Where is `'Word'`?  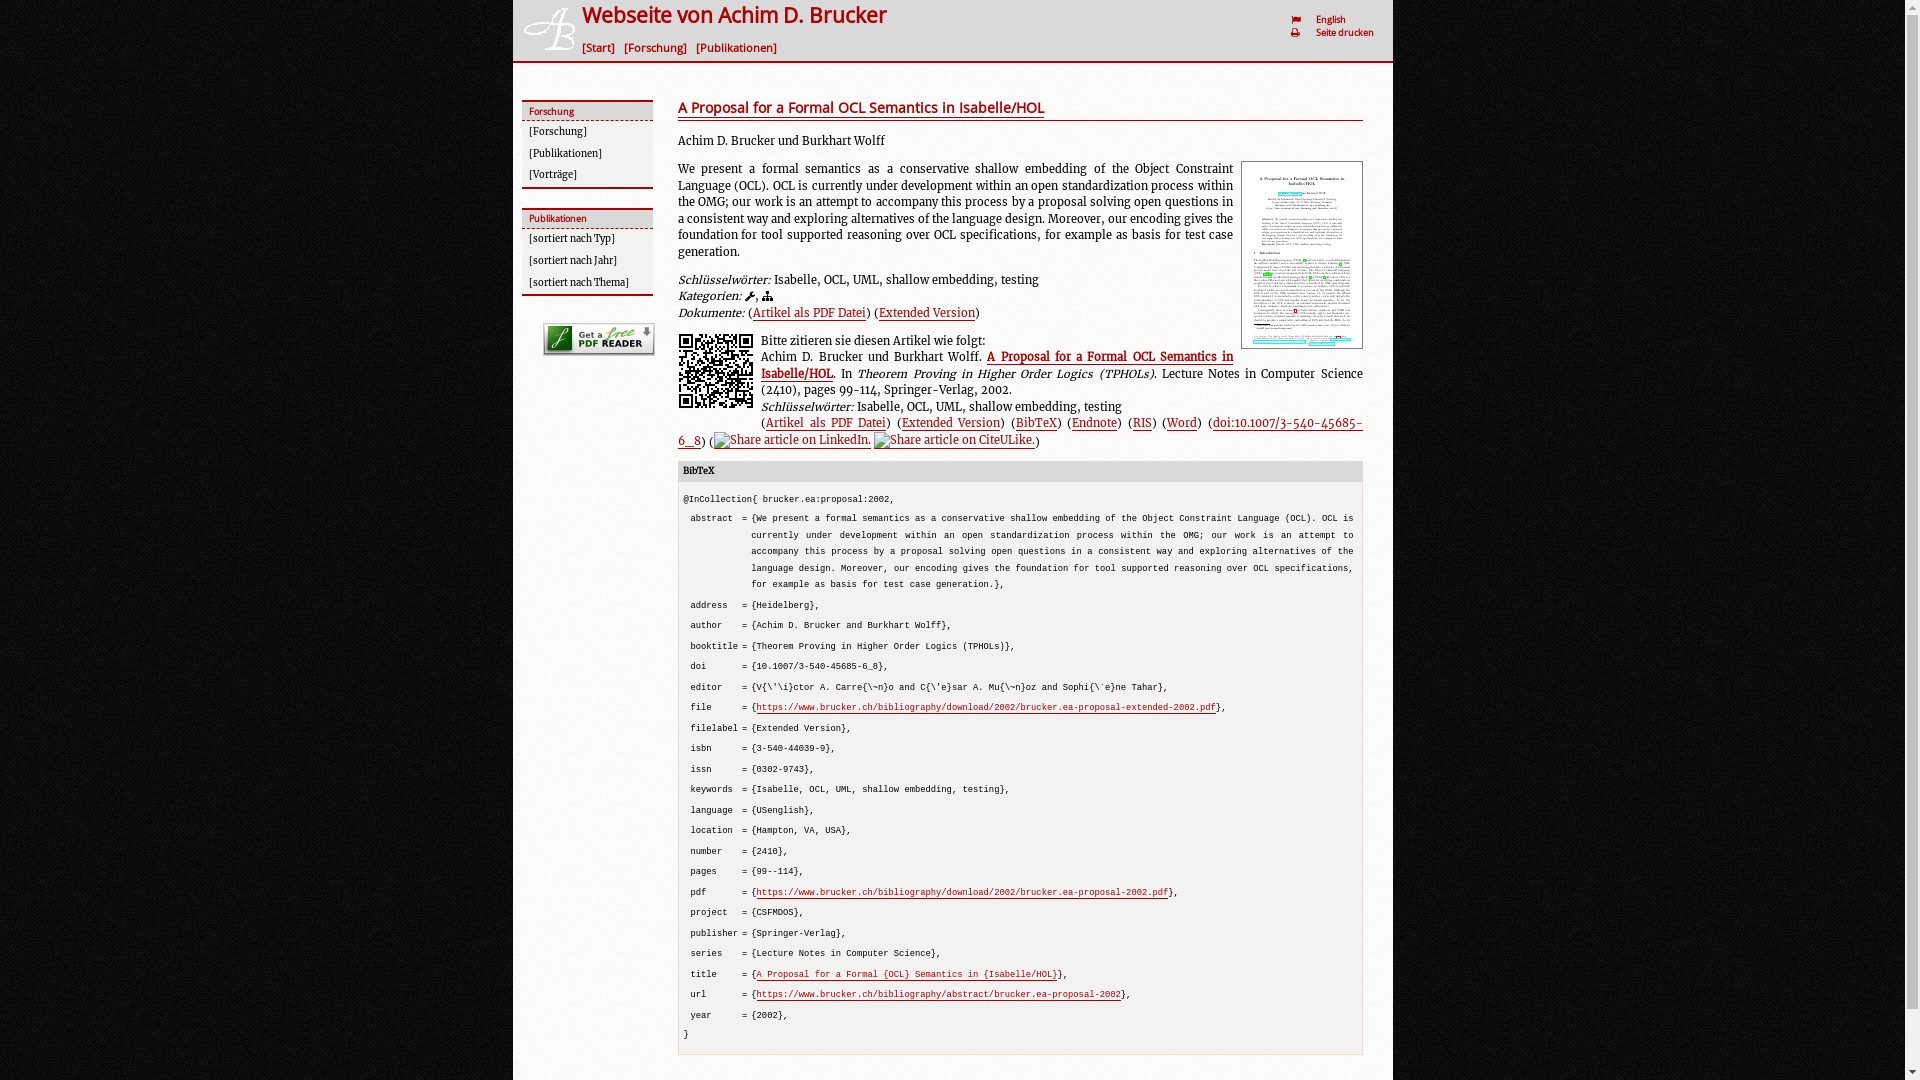 'Word' is located at coordinates (1181, 422).